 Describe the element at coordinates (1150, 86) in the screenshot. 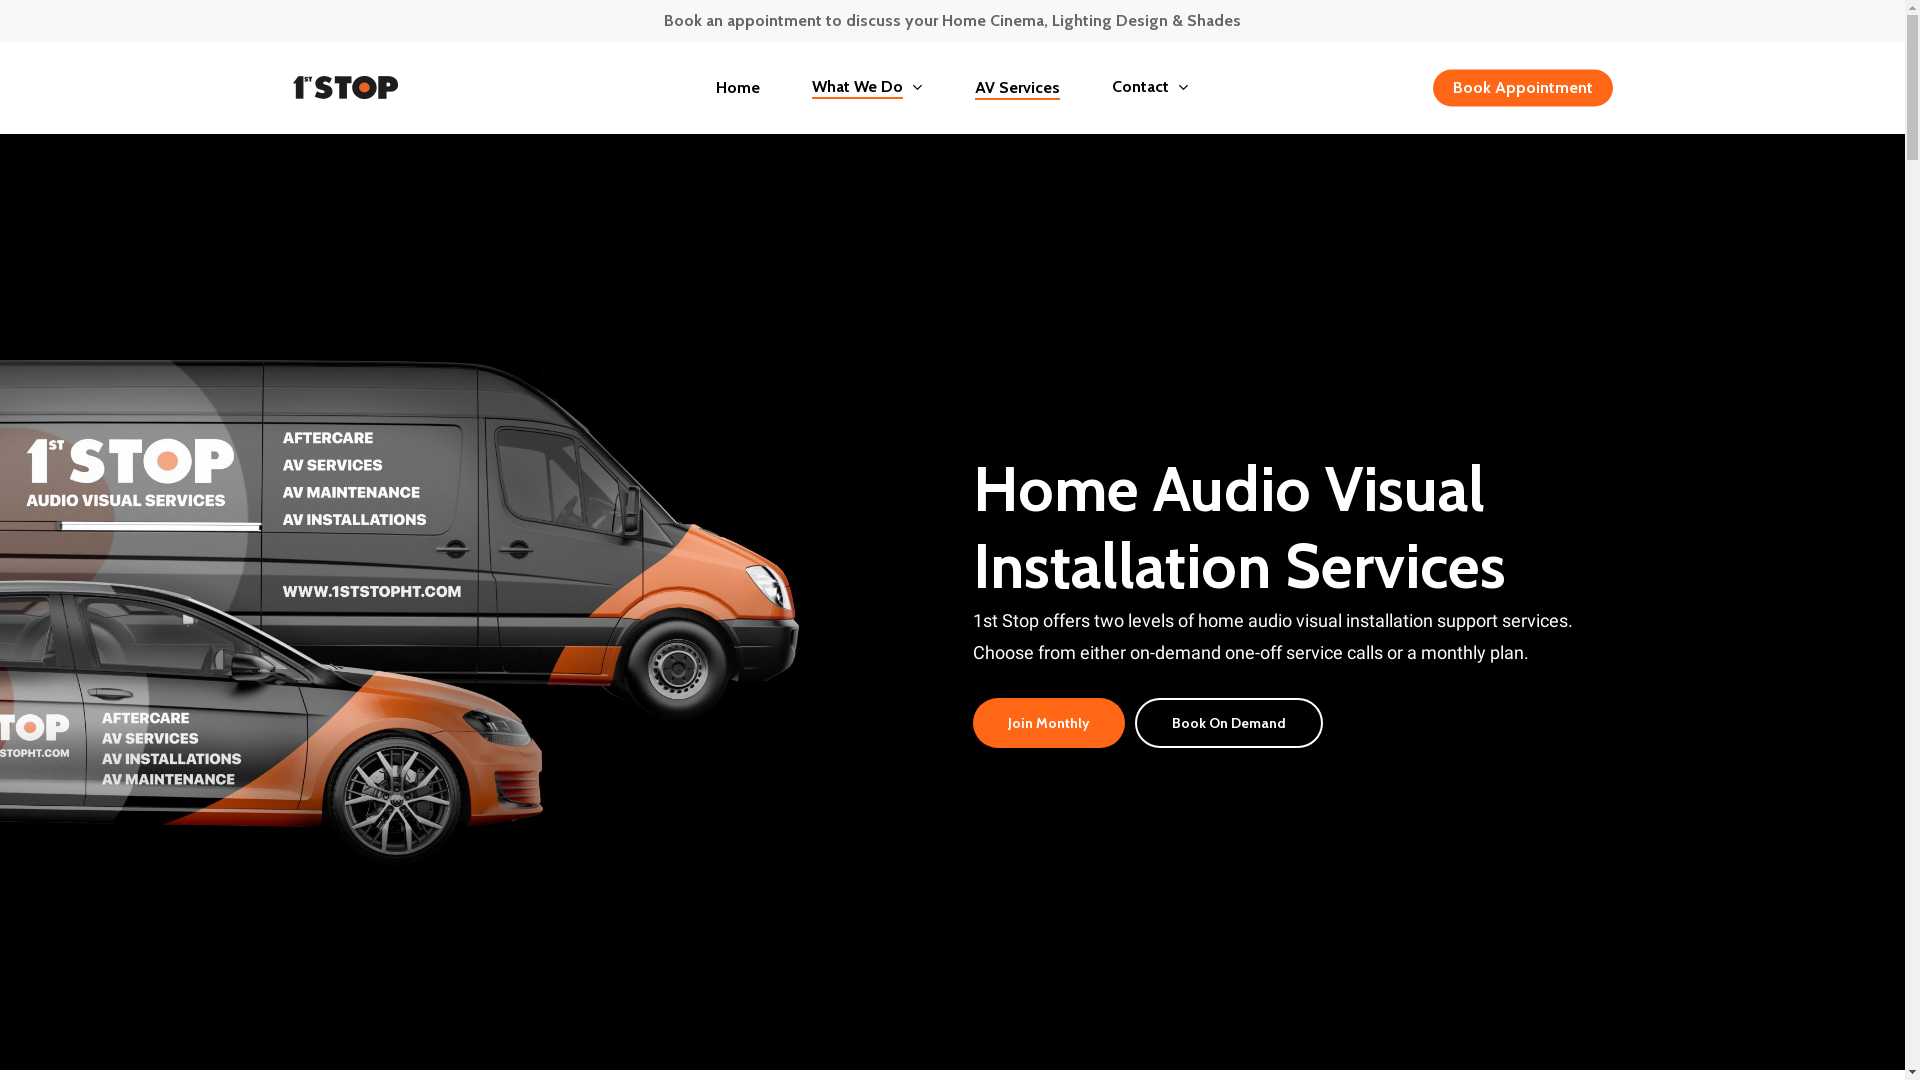

I see `'Contact'` at that location.